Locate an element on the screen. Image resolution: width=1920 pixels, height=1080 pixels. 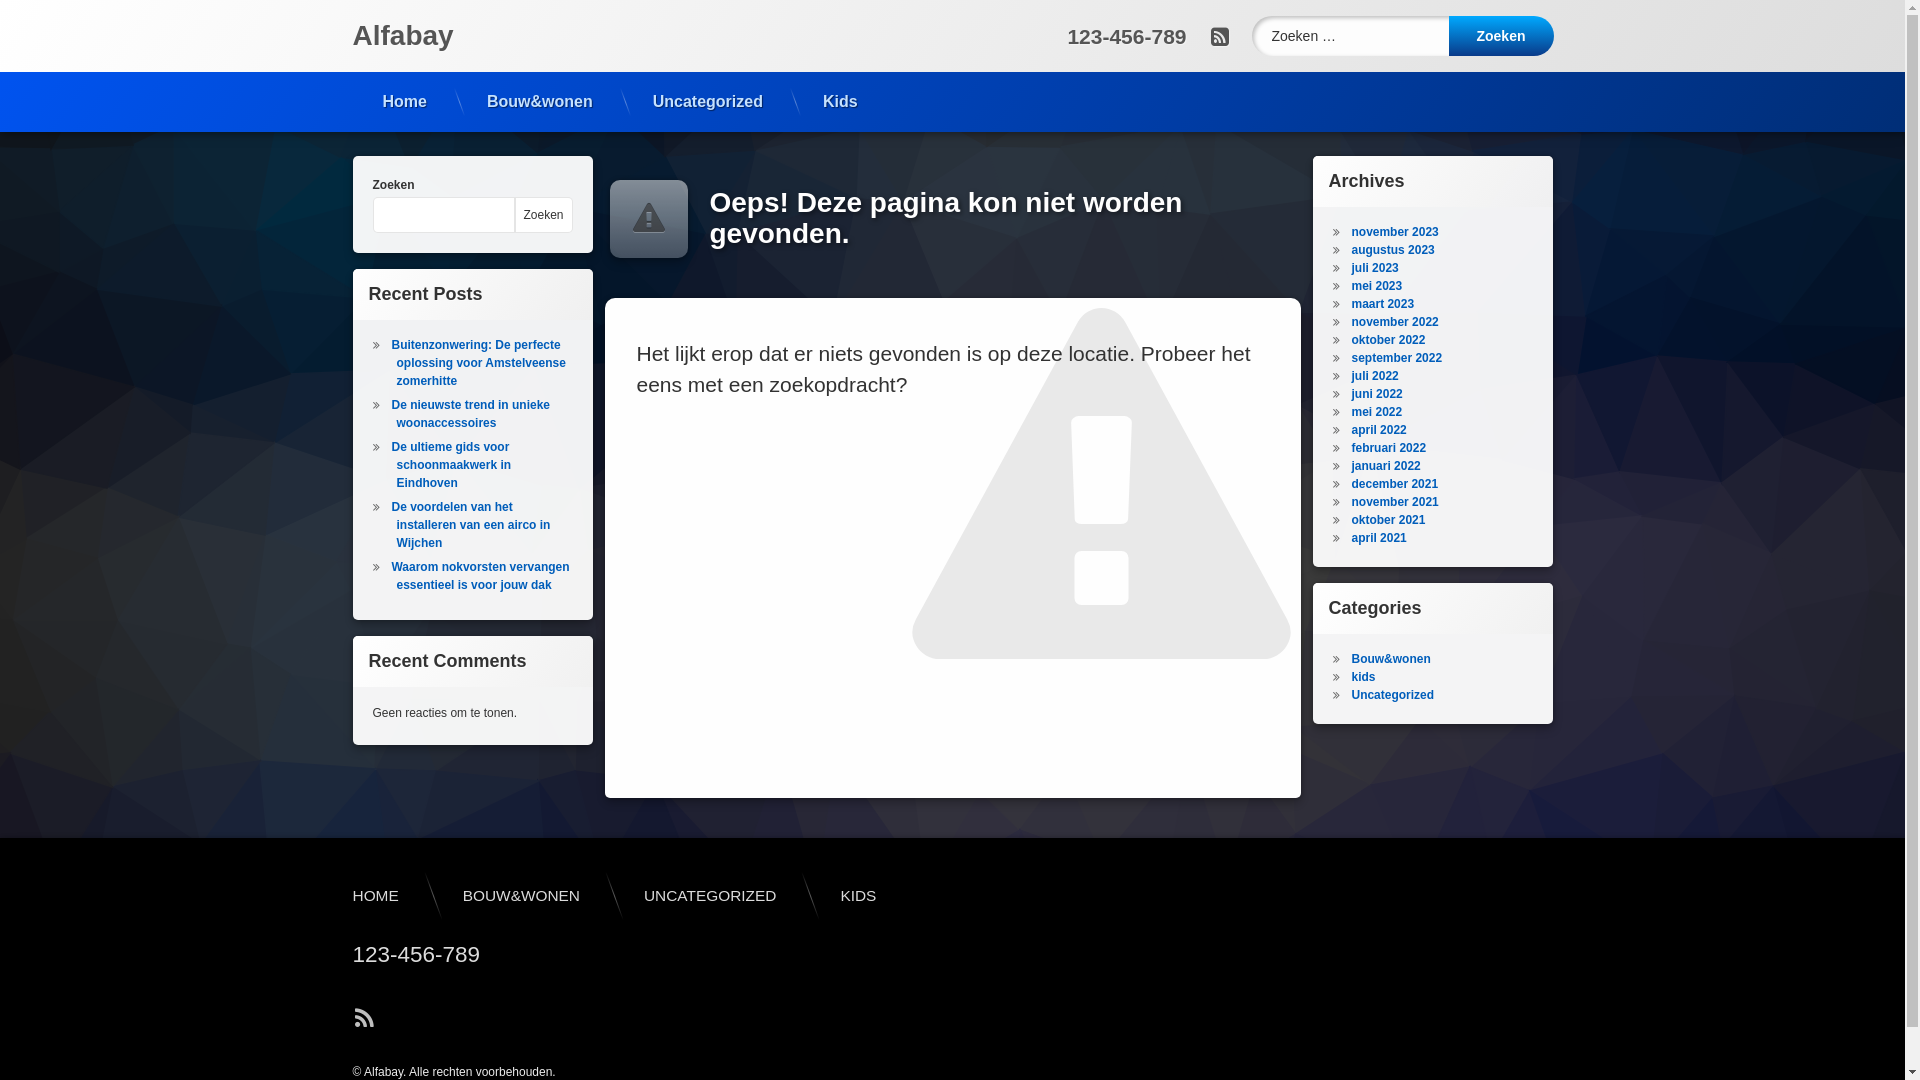
'mei 2023' is located at coordinates (1375, 285).